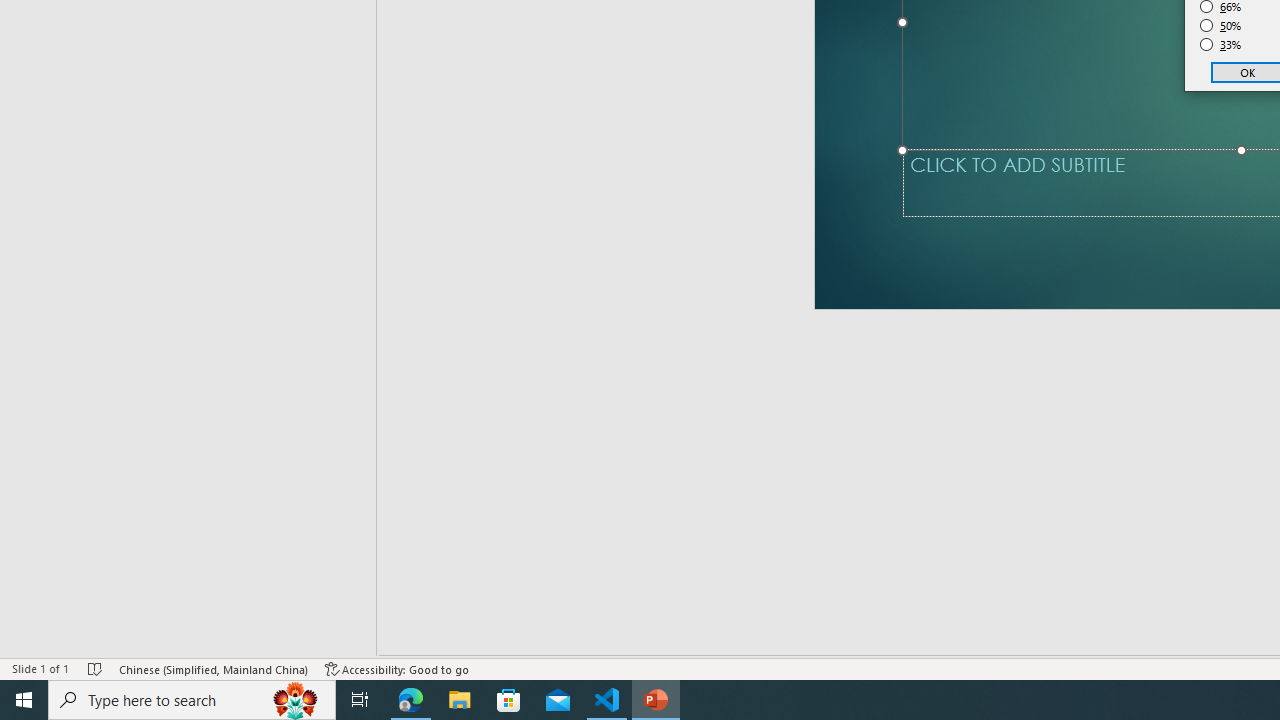 This screenshot has width=1280, height=720. Describe the element at coordinates (359, 698) in the screenshot. I see `'Task View'` at that location.